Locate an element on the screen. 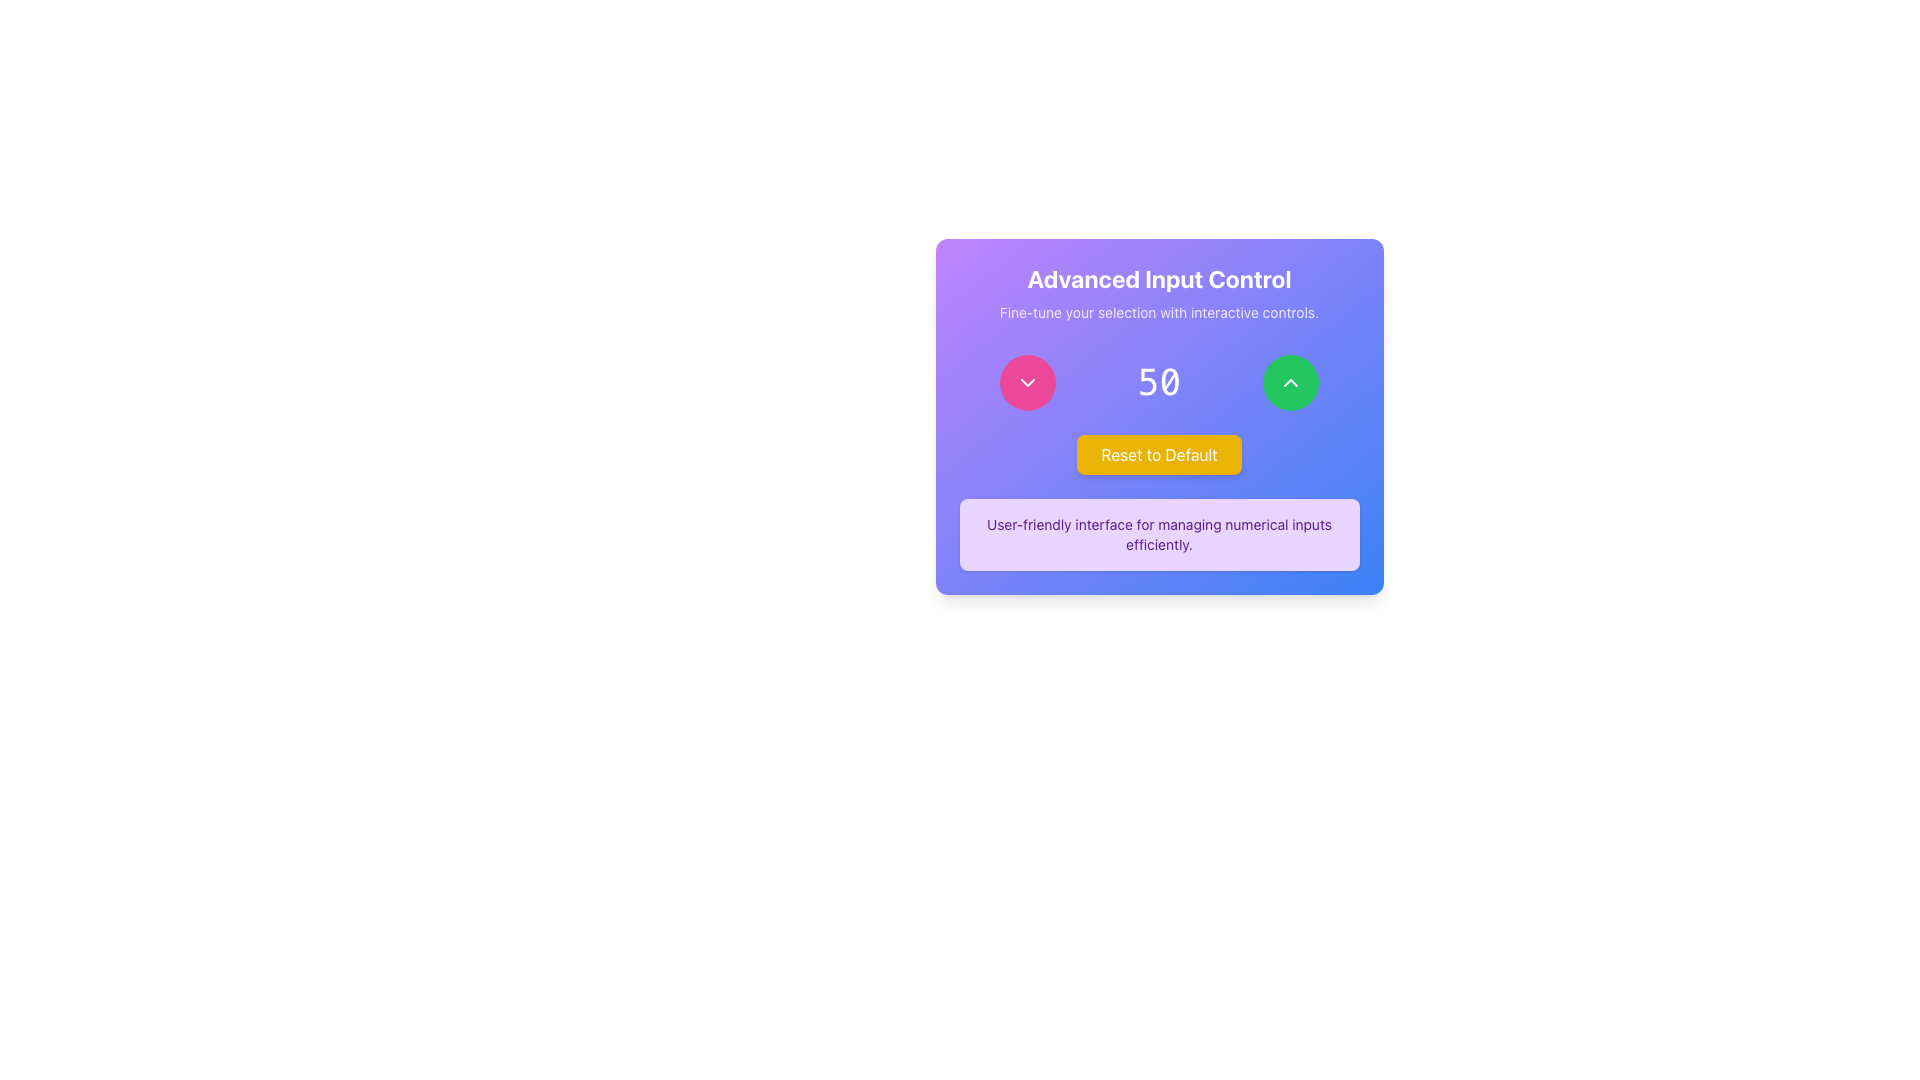 This screenshot has height=1080, width=1920. the text label that reads 'Fine-tune your selection with interactive controls.' which has a purple-to-blue gradient background, located below the title 'Advanced Input Control' is located at coordinates (1159, 312).